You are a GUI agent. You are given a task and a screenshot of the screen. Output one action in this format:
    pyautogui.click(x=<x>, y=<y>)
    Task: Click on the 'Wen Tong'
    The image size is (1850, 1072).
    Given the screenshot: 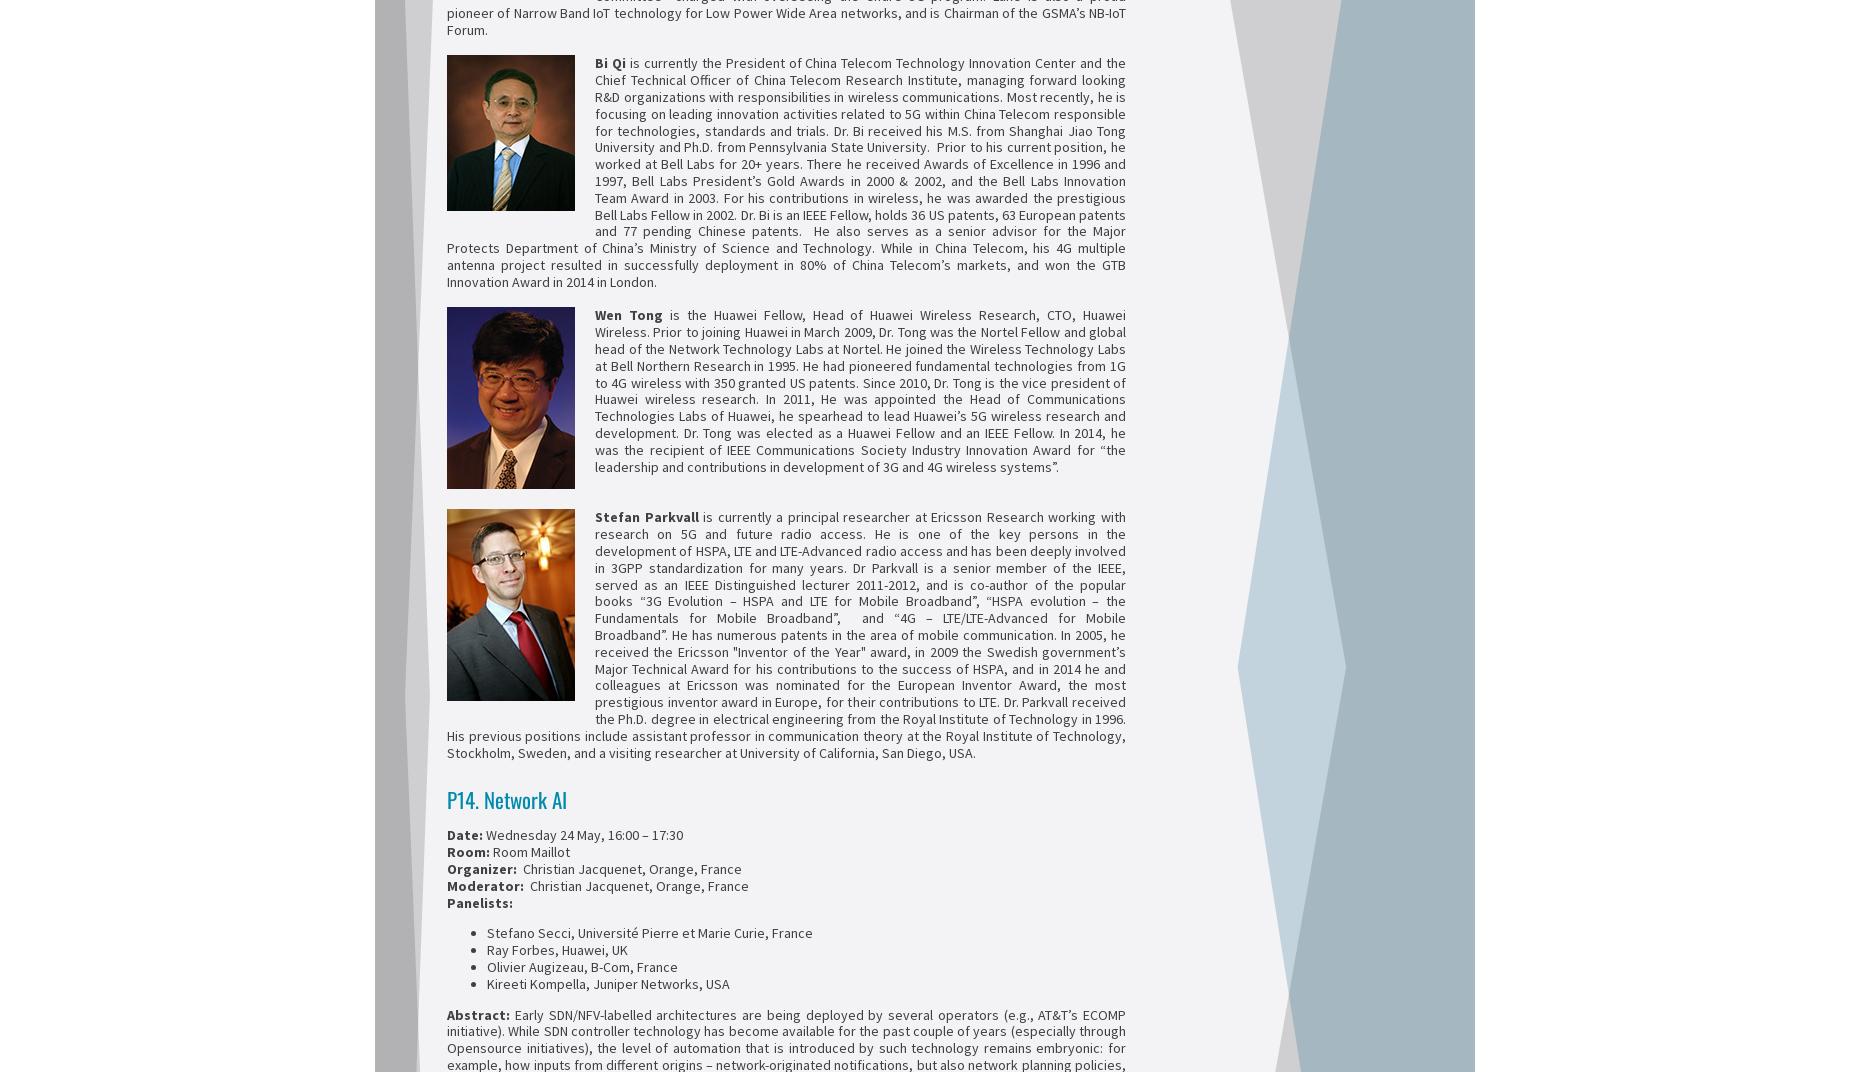 What is the action you would take?
    pyautogui.click(x=594, y=313)
    